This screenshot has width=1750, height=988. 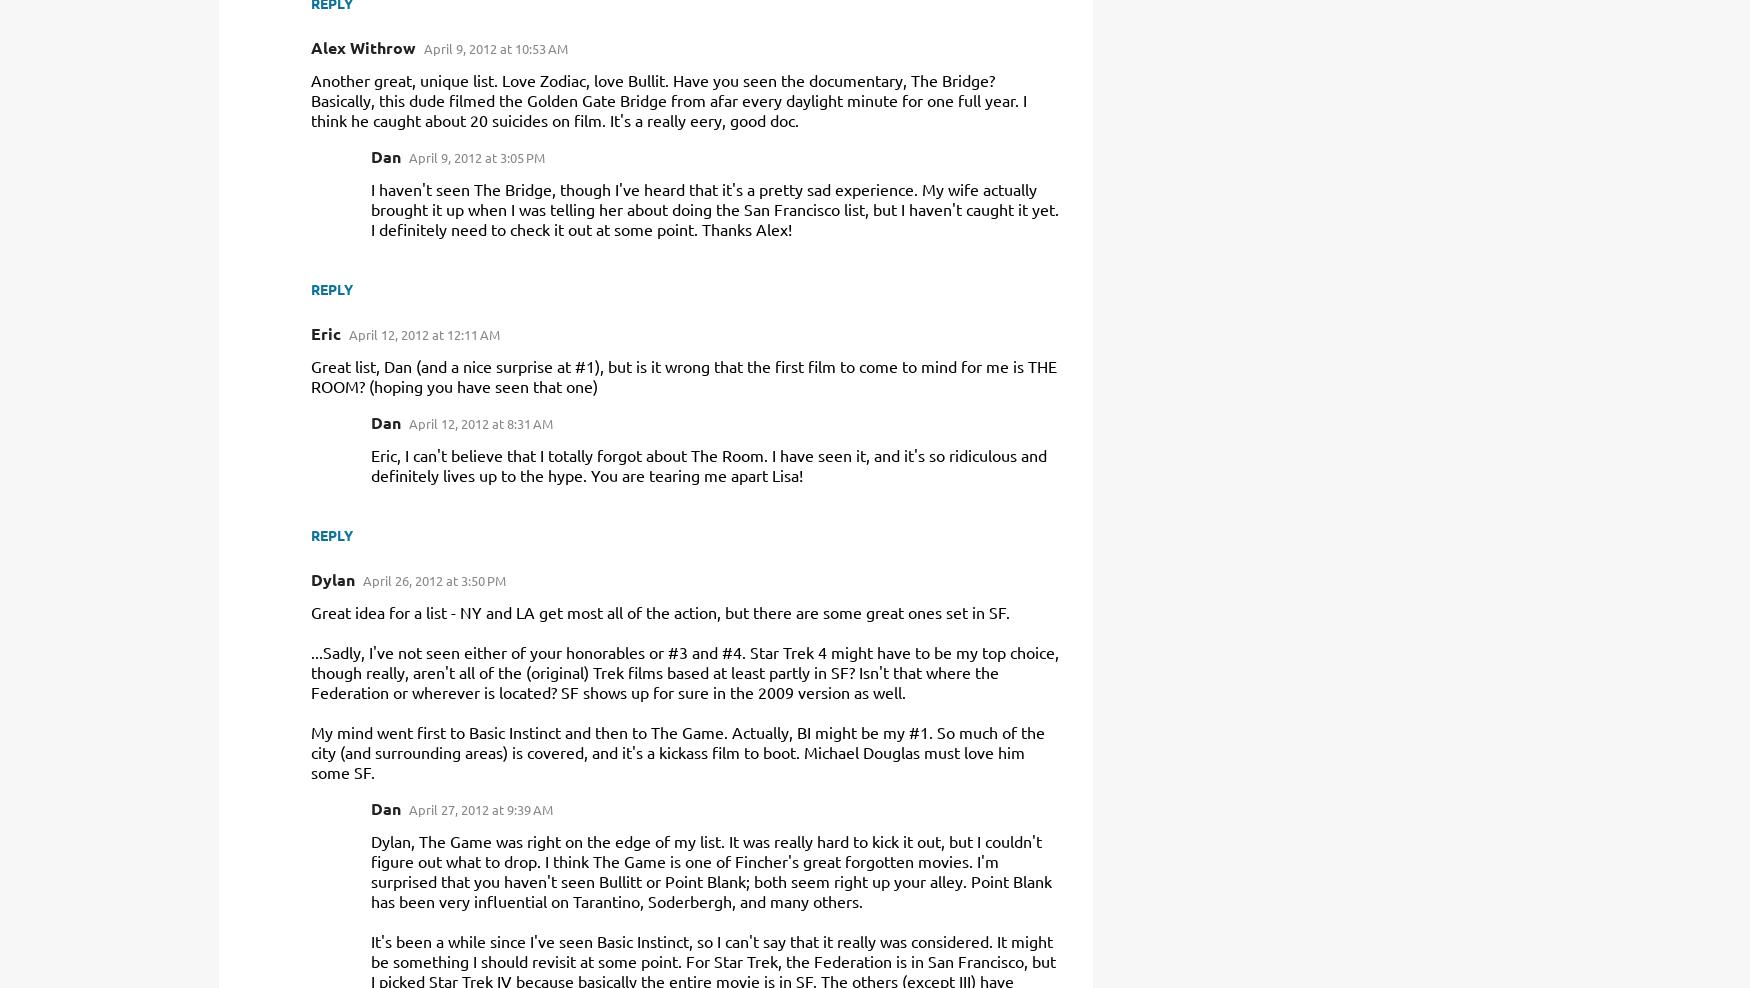 I want to click on 'My mind went first to Basic Instinct and then to The Game.  Actually, BI might be my #1.  So much of the city (and surrounding areas) is covered, and it's a kickass film to boot.  Michael Douglas must love him some SF.', so click(x=676, y=750).